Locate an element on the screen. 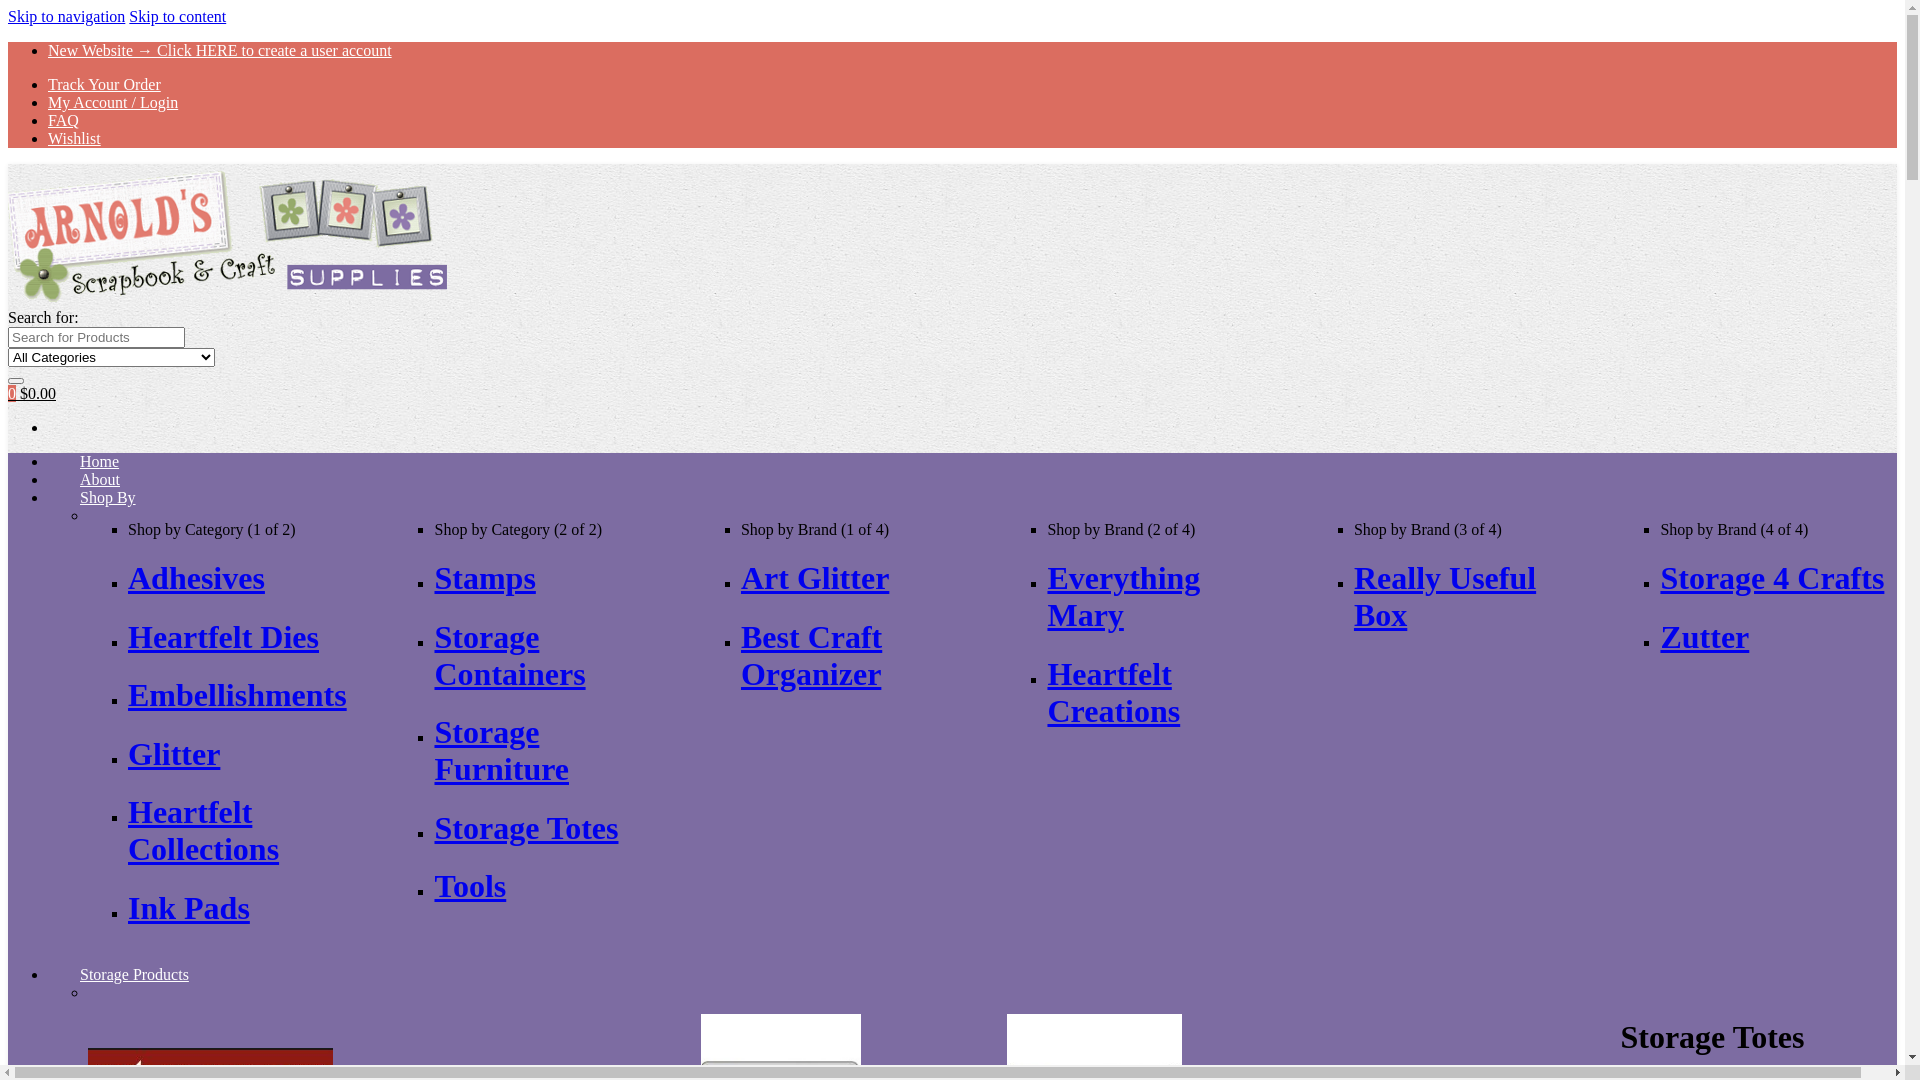 This screenshot has height=1080, width=1920. 'Glitter' is located at coordinates (173, 753).